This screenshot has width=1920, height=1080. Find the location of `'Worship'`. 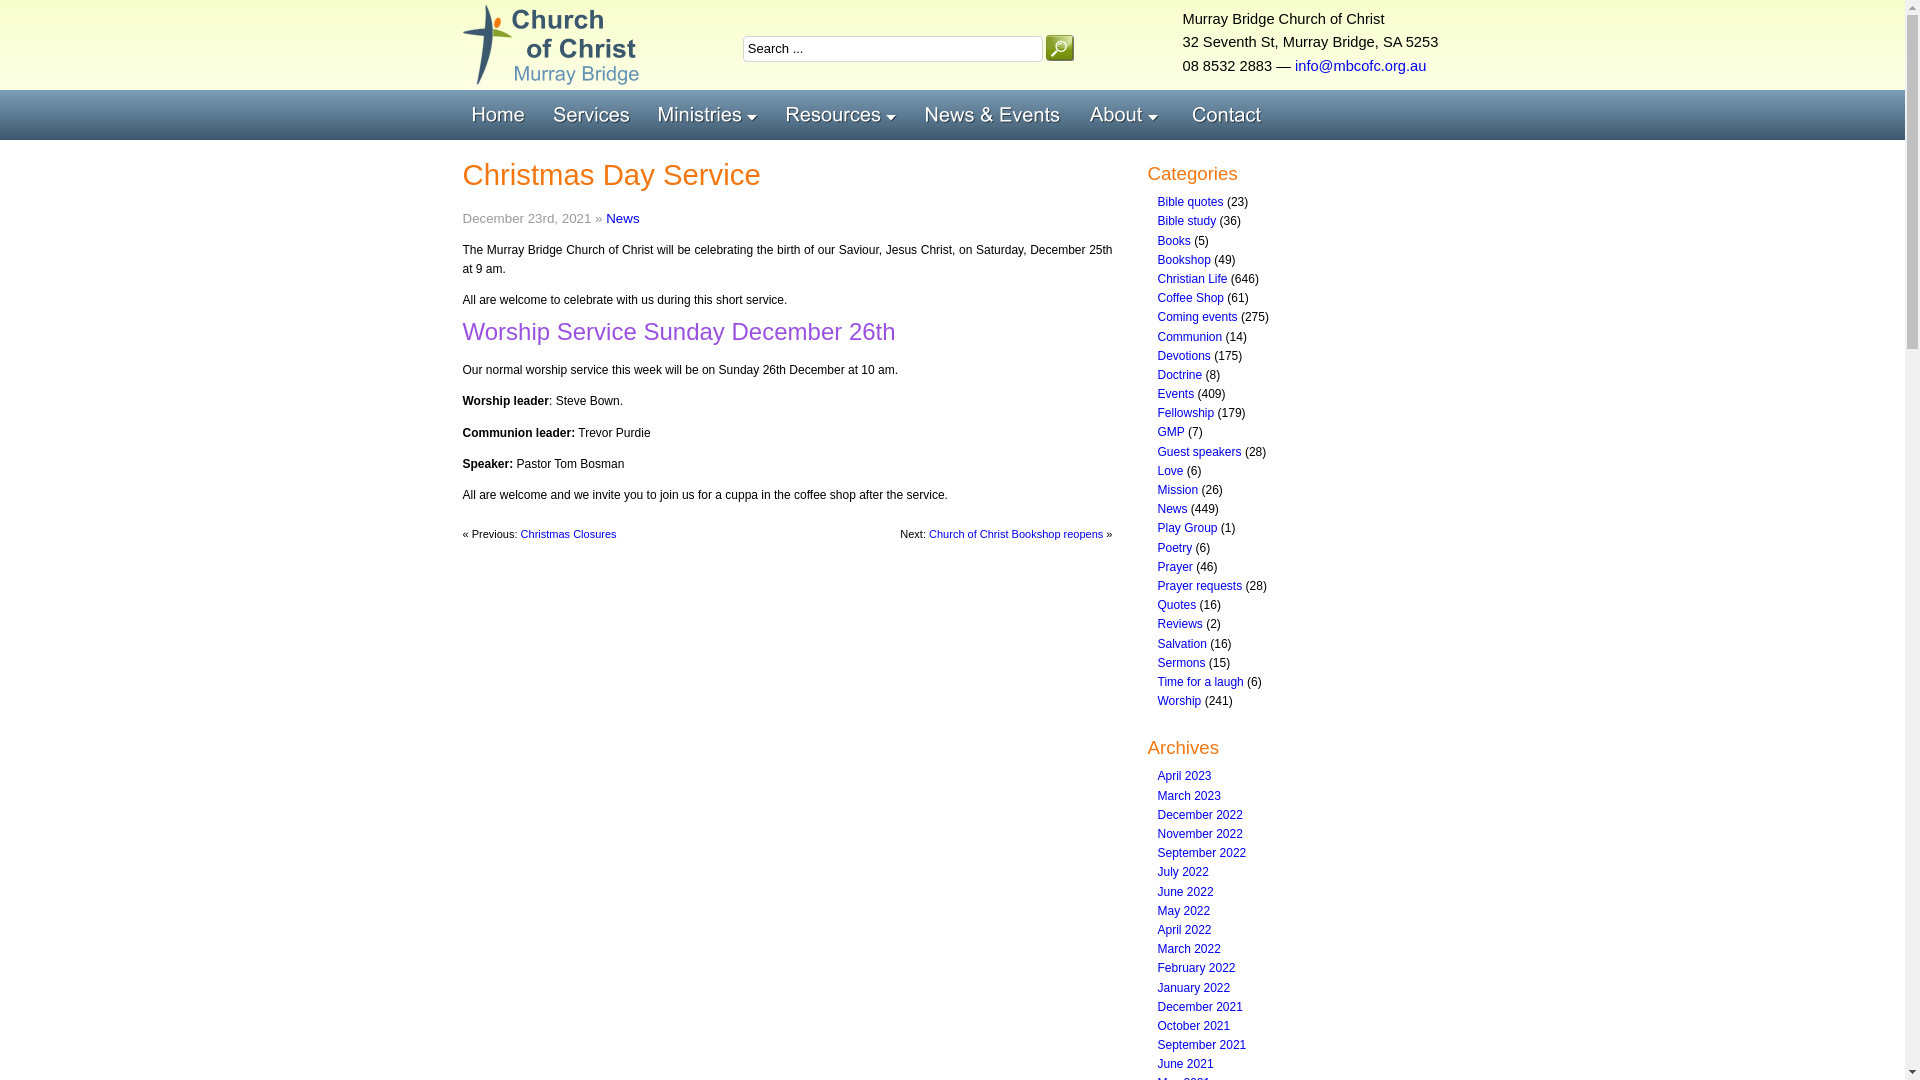

'Worship' is located at coordinates (1180, 700).